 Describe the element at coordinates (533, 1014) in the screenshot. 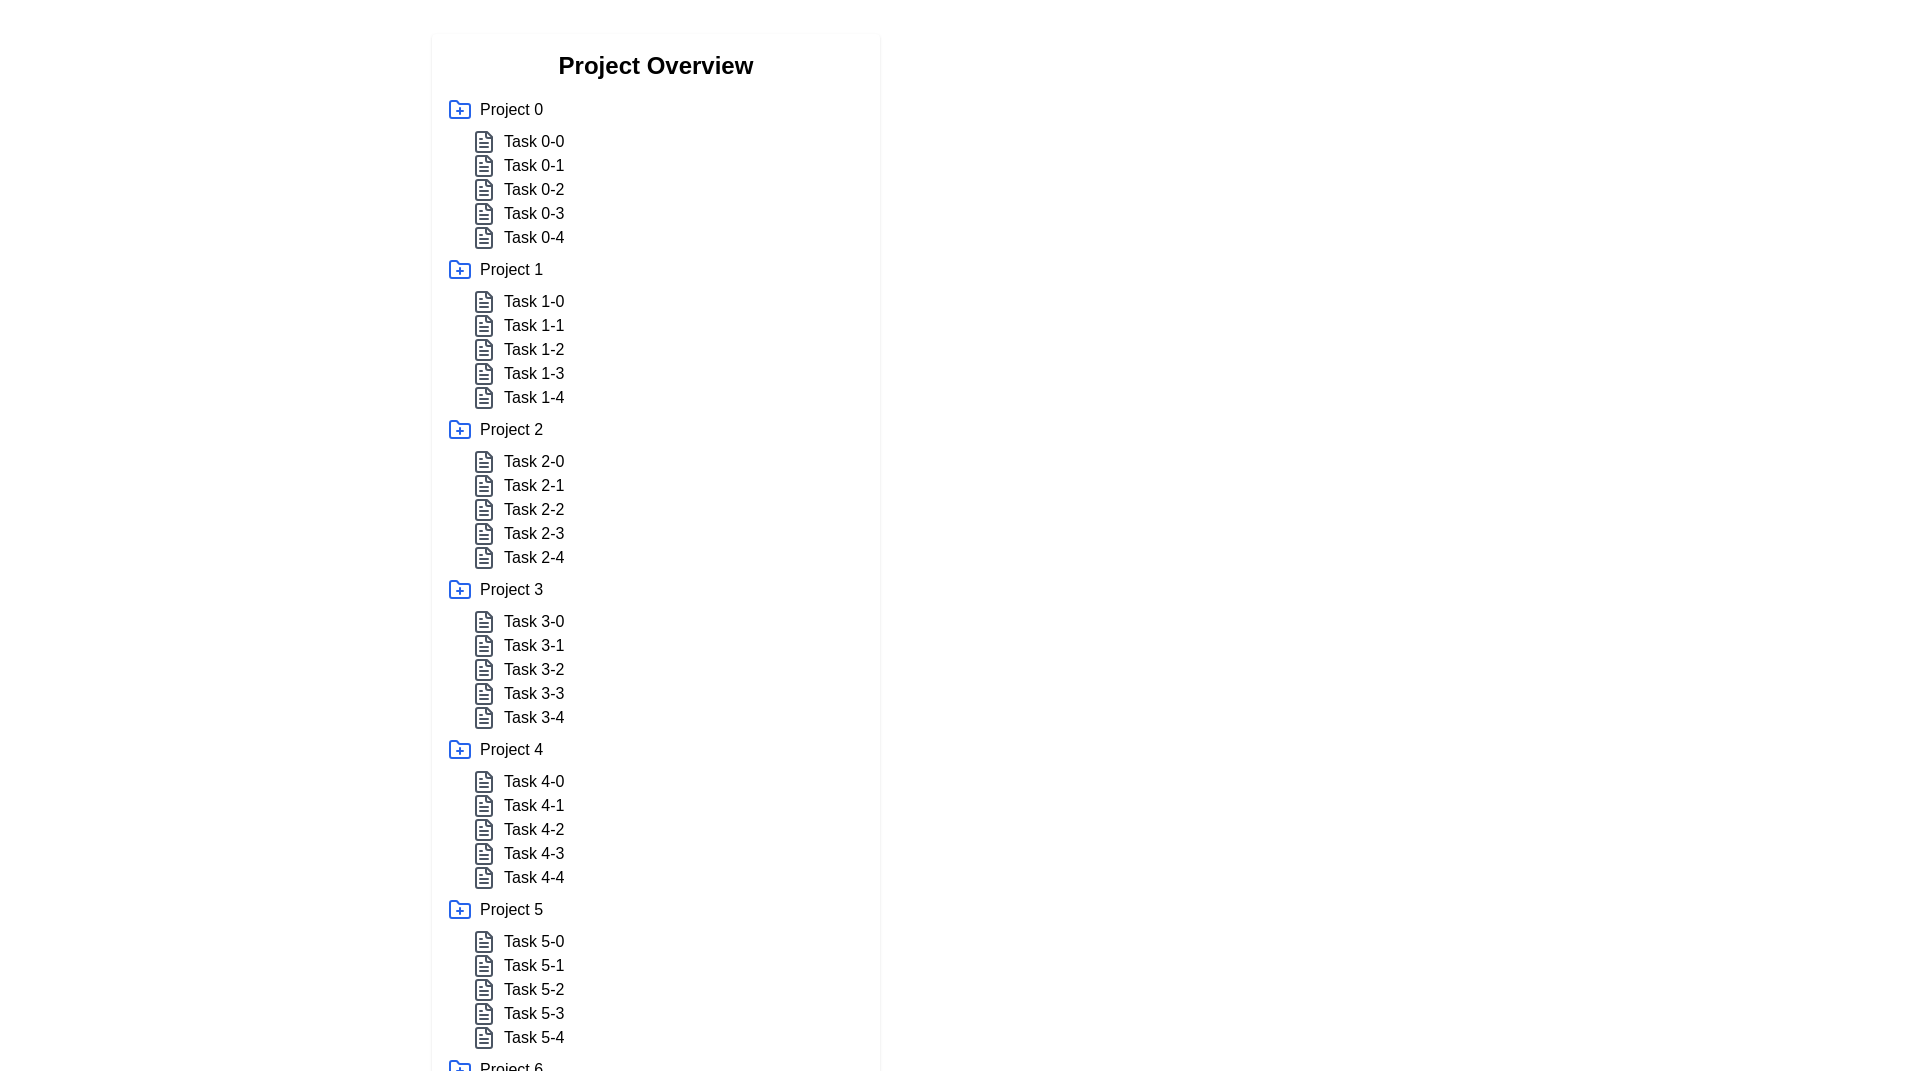

I see `the 'Task 5-3' text label with an inline document icon` at that location.